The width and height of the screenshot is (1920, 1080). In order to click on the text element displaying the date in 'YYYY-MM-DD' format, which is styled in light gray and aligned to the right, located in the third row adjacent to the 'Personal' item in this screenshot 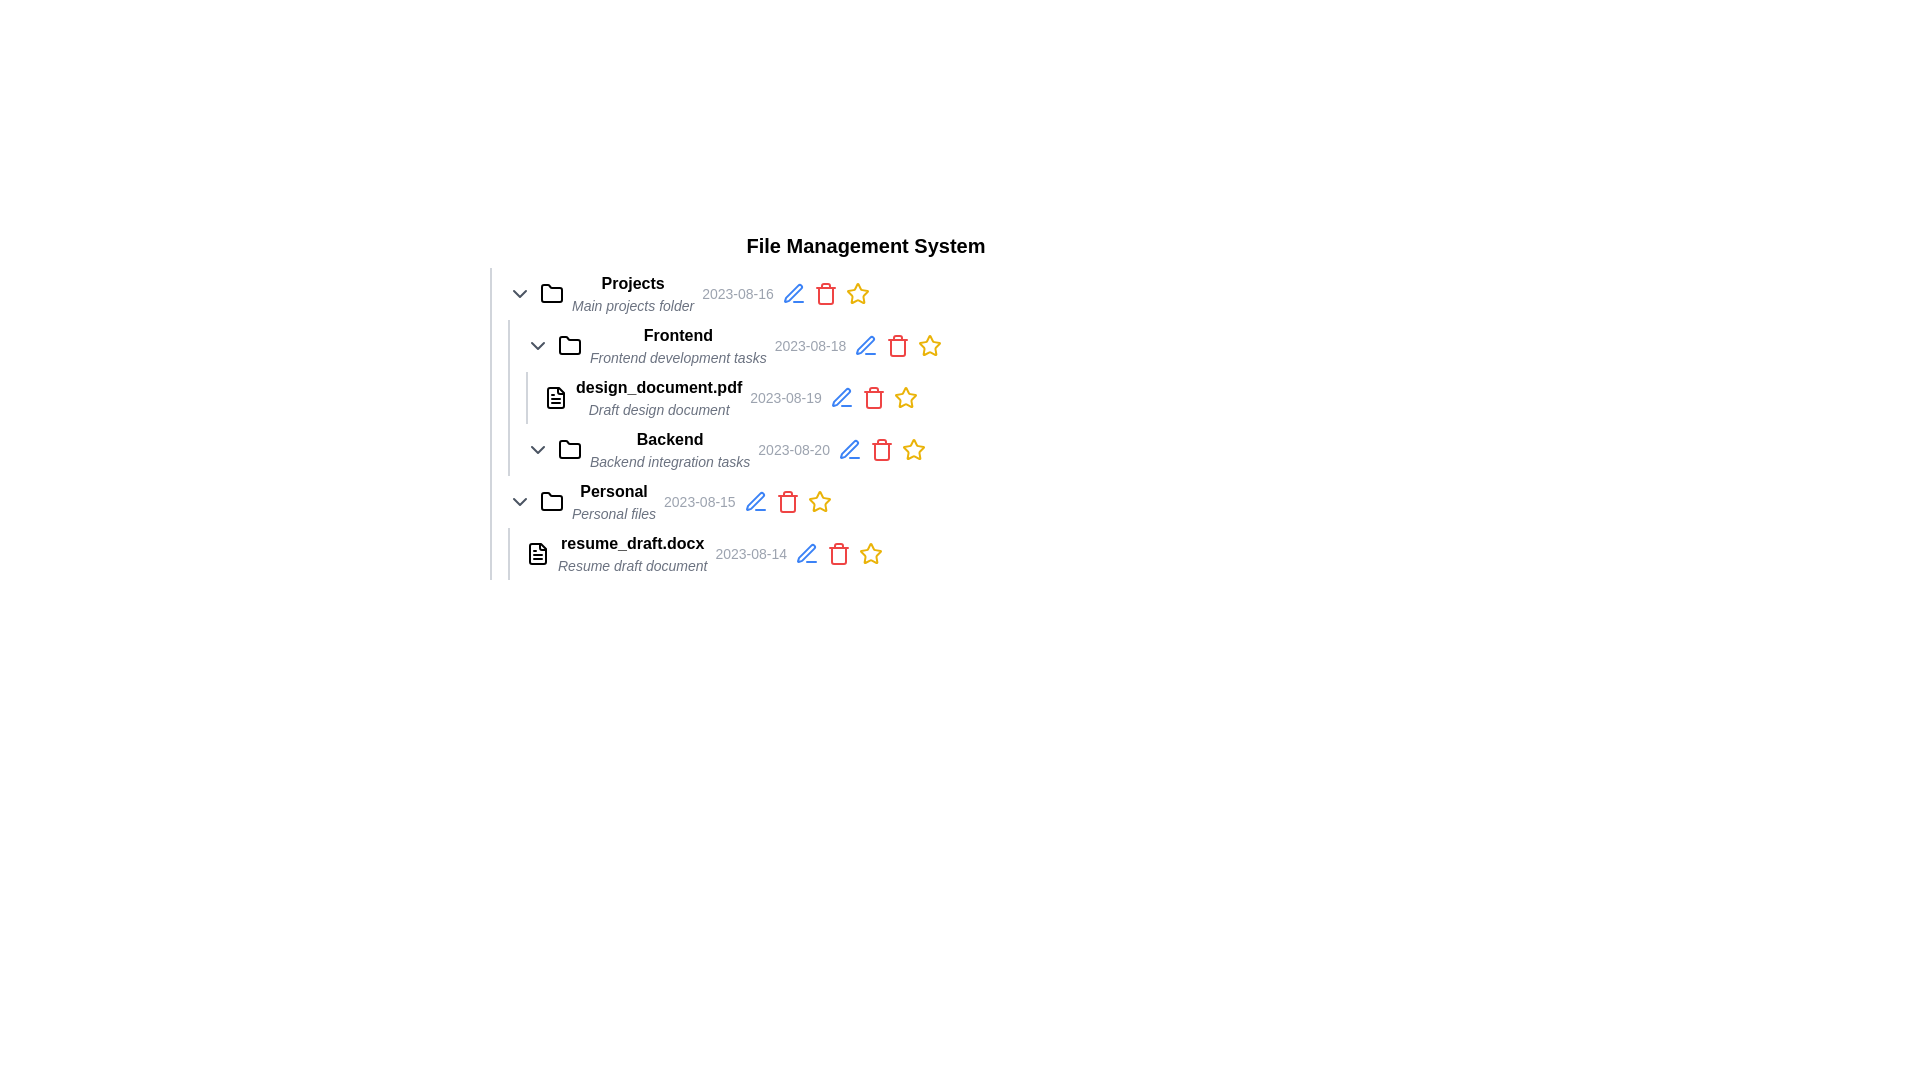, I will do `click(699, 500)`.